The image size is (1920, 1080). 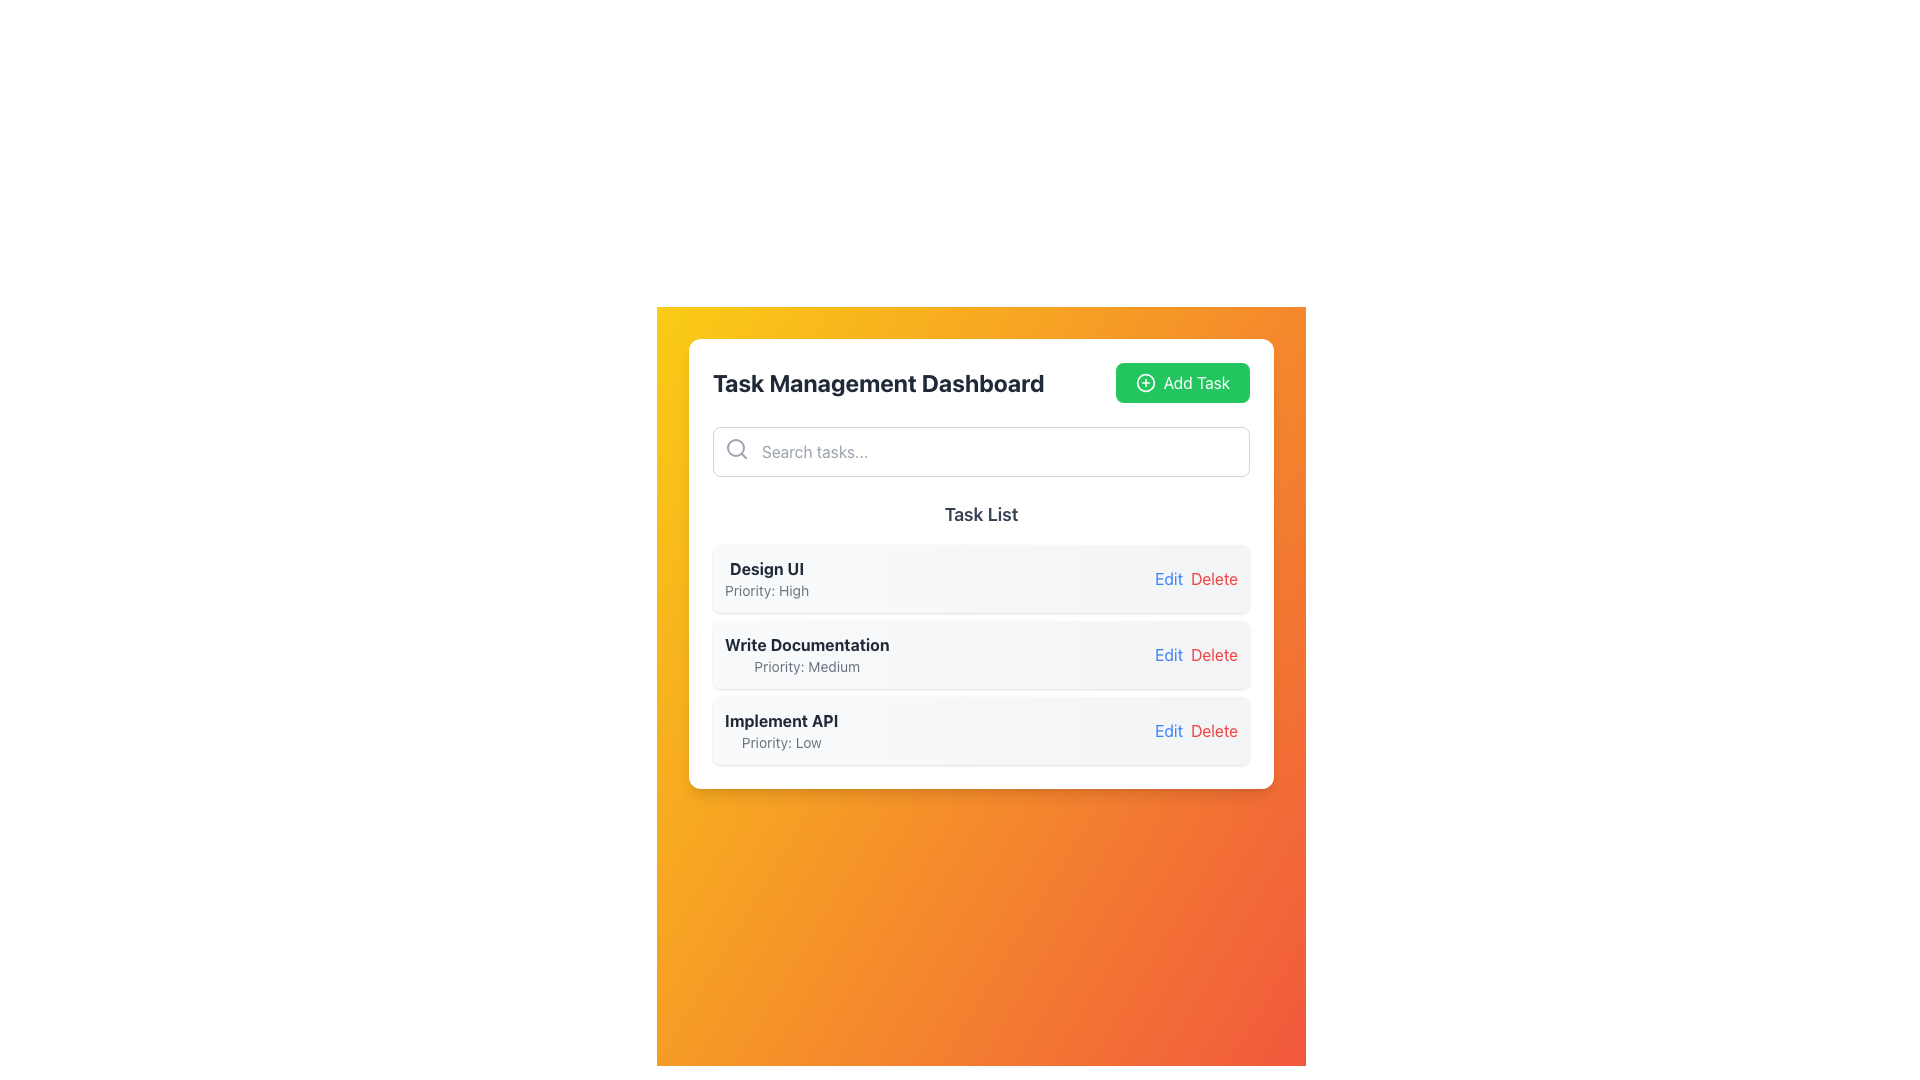 I want to click on the icon located to the left of the 'Add Task' text label within the green rectangular button at the top-right corner of the Task Management Dashboard, so click(x=1145, y=382).